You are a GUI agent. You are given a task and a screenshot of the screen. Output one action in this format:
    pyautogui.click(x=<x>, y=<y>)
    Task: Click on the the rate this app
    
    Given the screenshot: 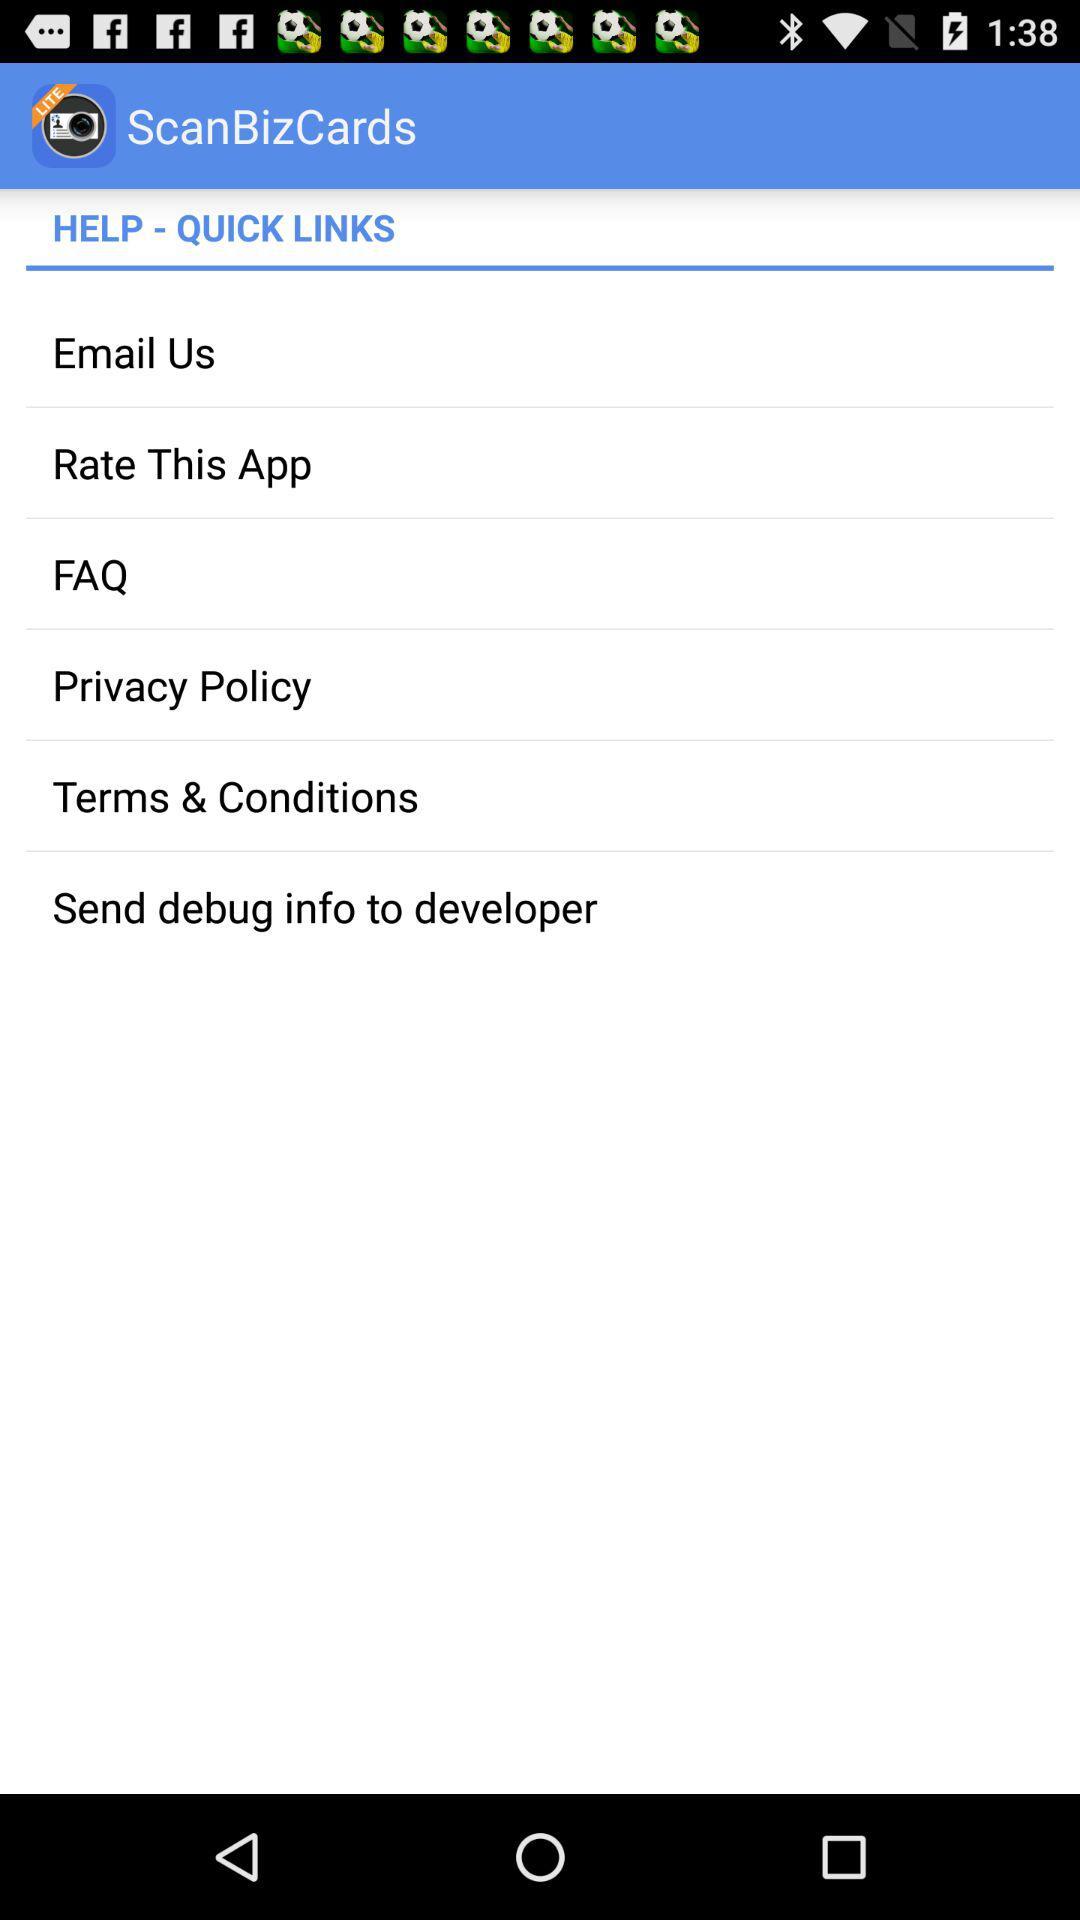 What is the action you would take?
    pyautogui.click(x=540, y=461)
    